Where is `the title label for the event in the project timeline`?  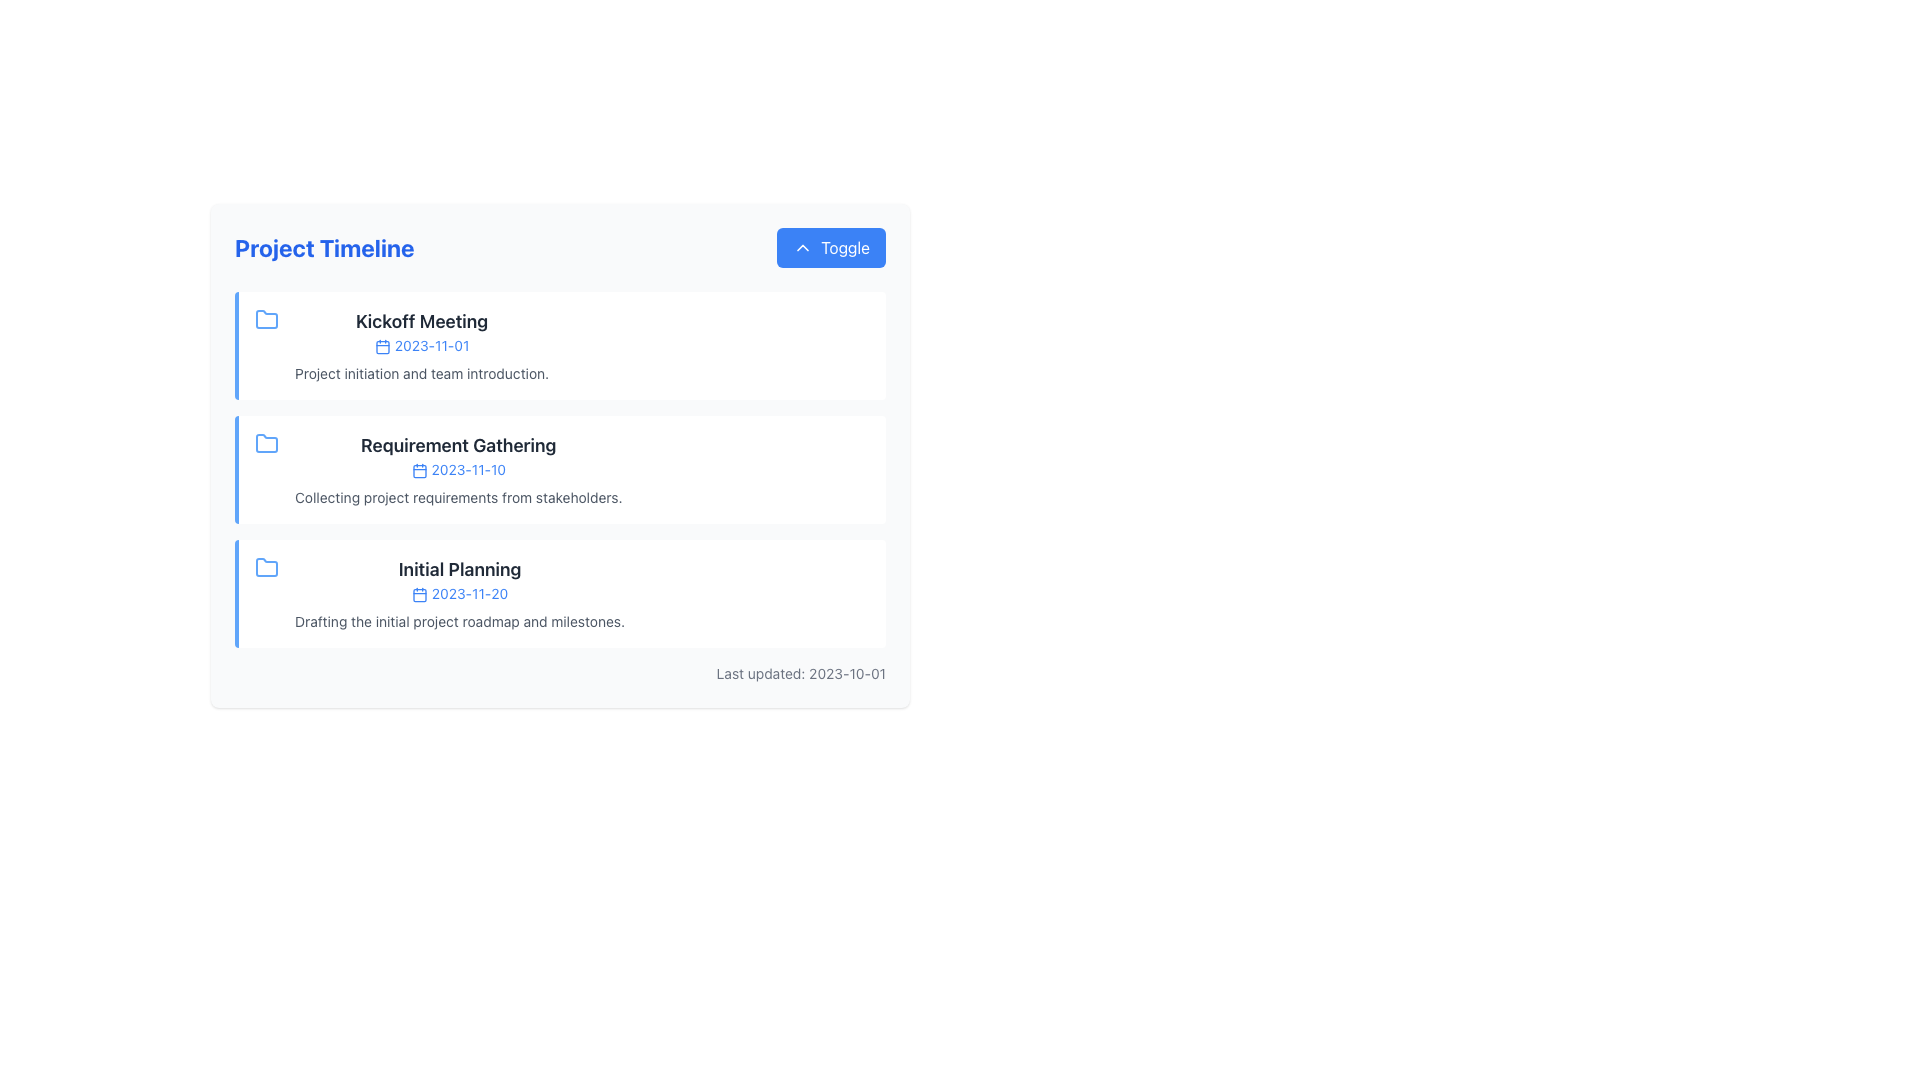 the title label for the event in the project timeline is located at coordinates (457, 445).